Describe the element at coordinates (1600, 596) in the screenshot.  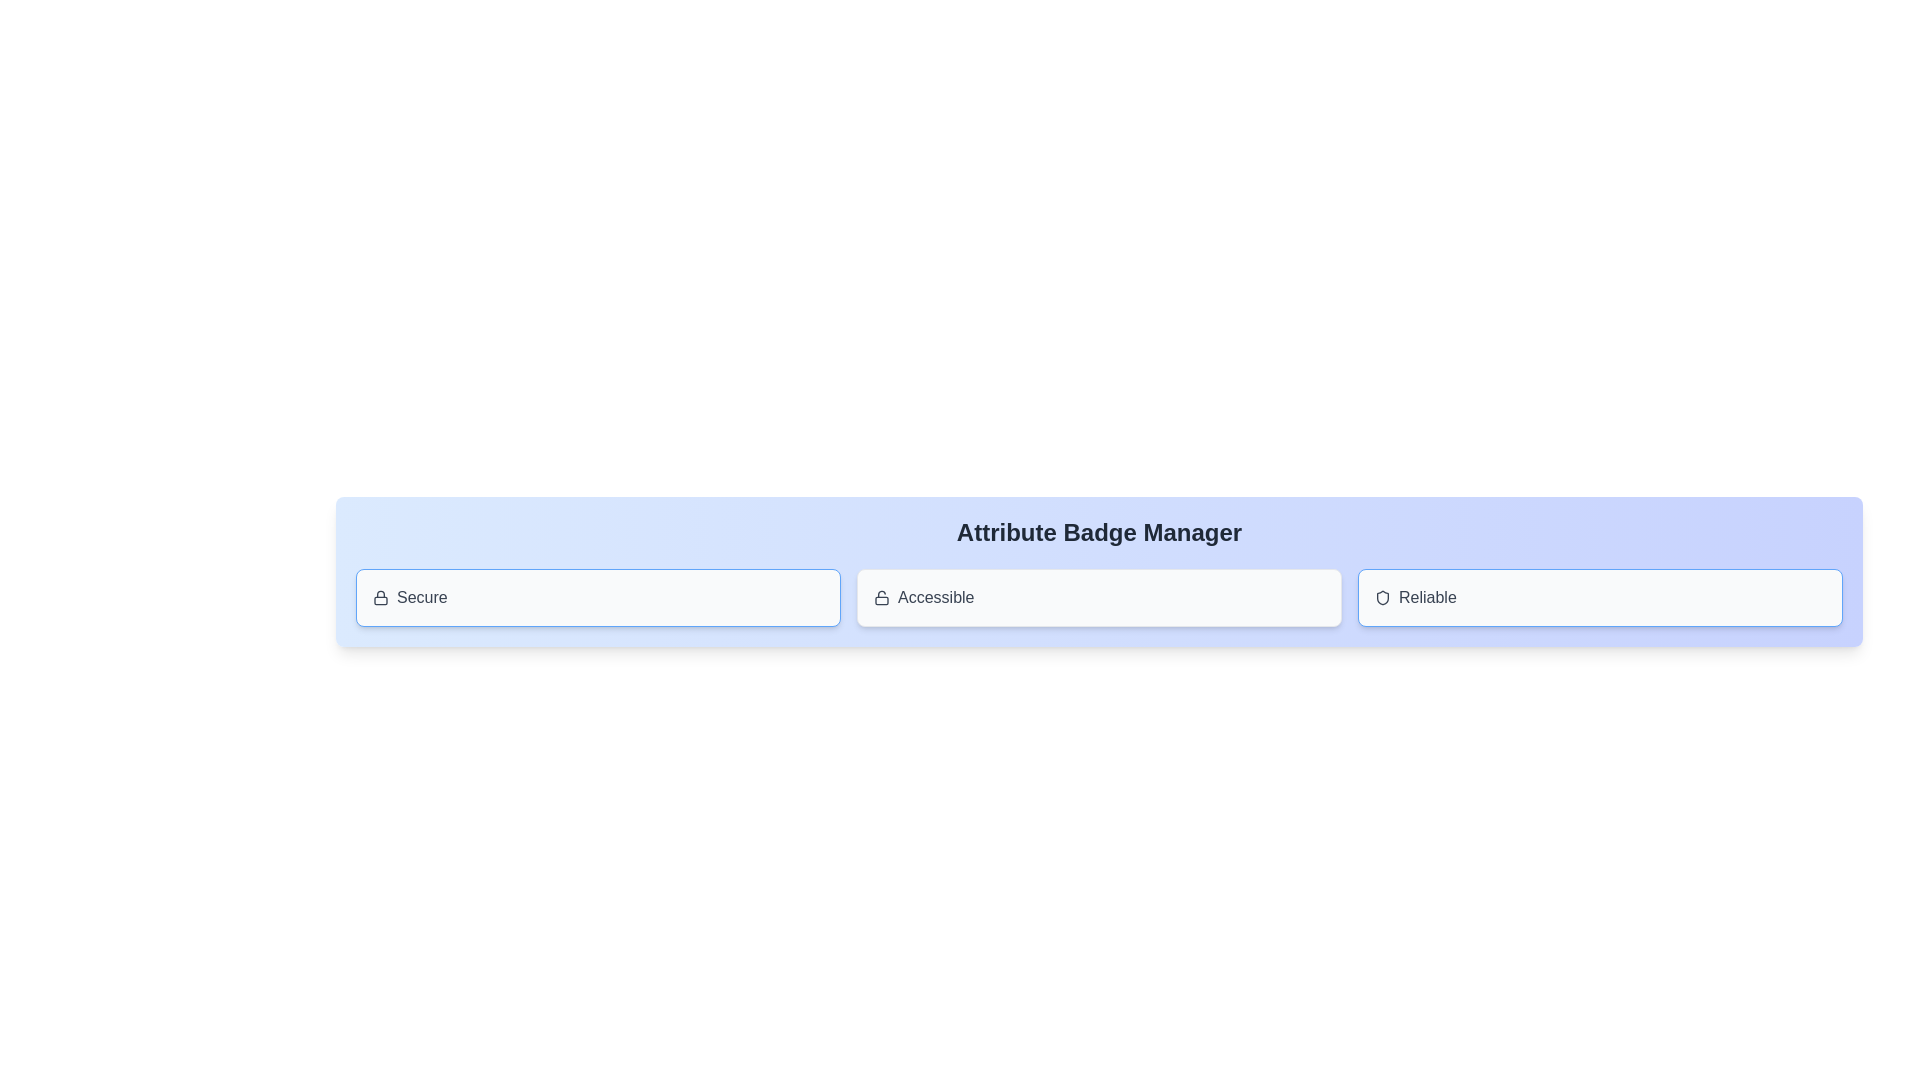
I see `the attribute badge labeled Reliable to observe the hover effect` at that location.